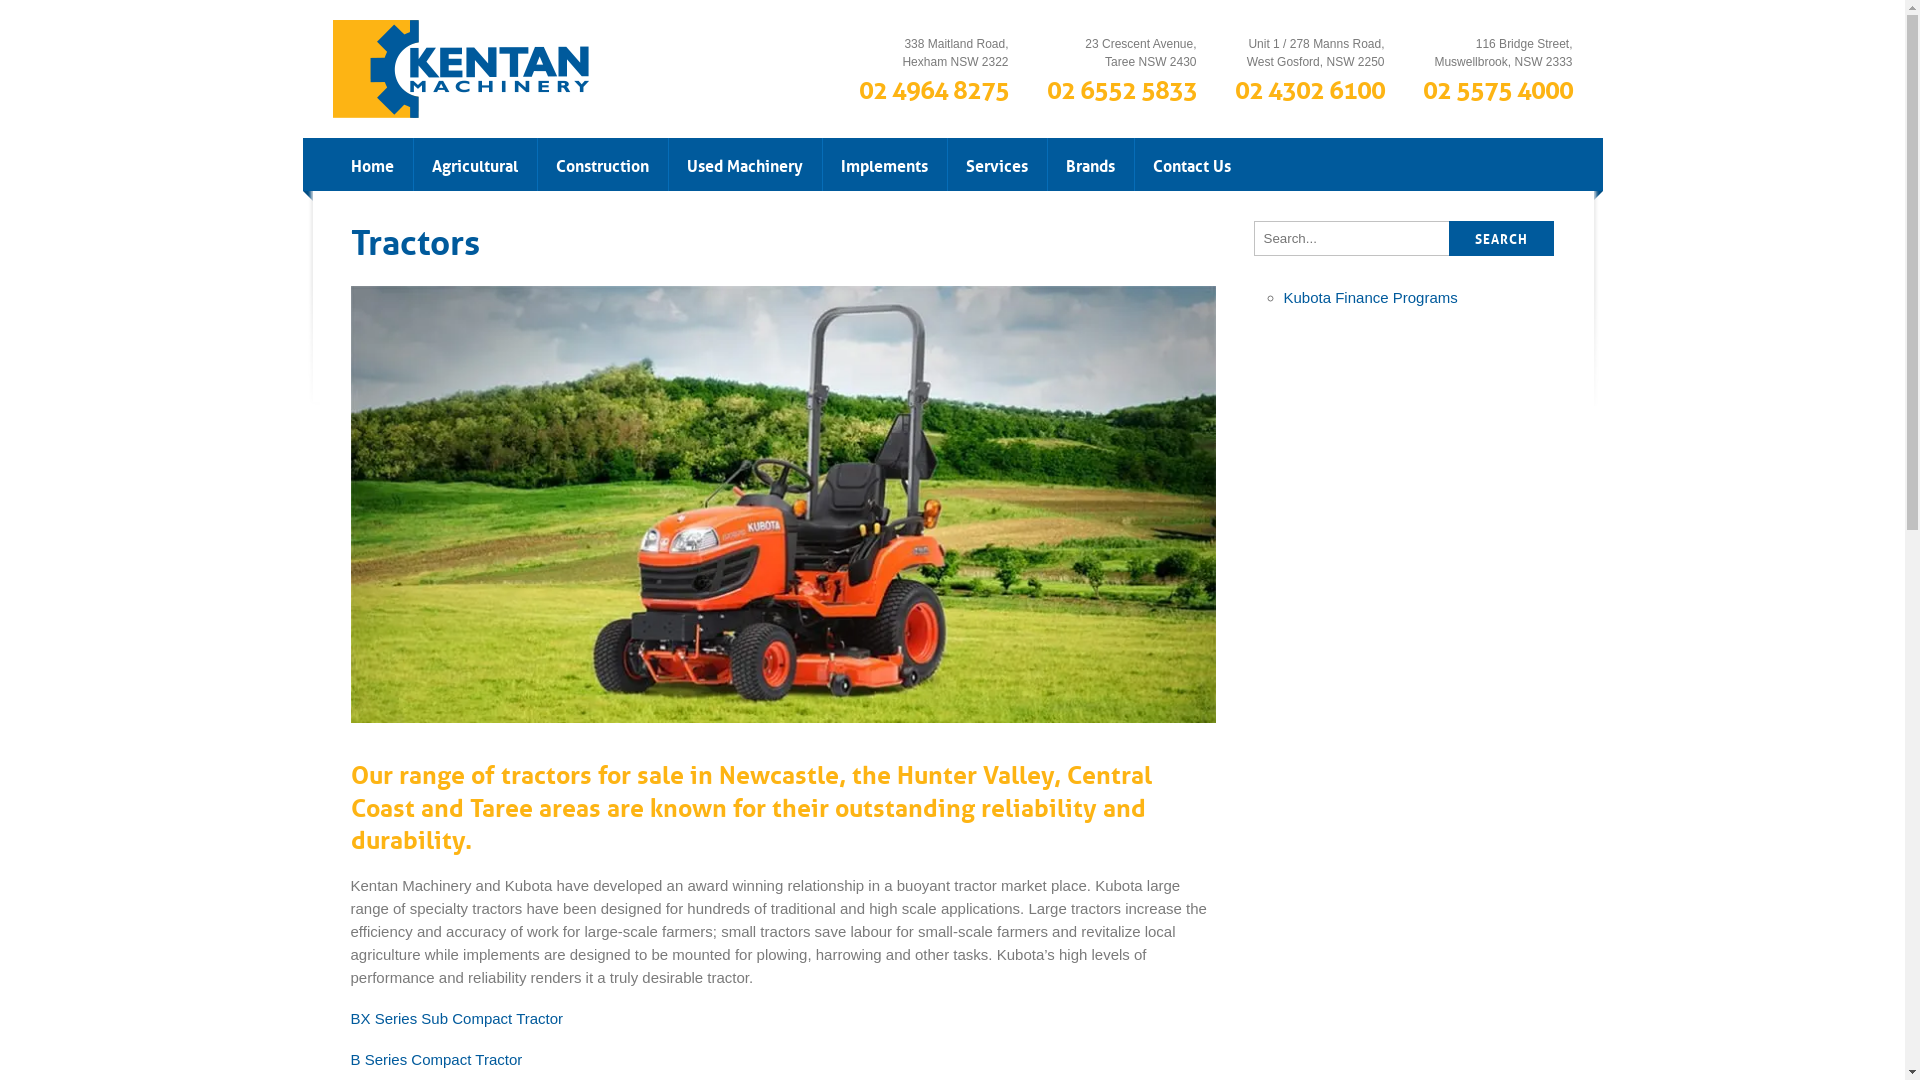 This screenshot has width=1920, height=1080. What do you see at coordinates (435, 1058) in the screenshot?
I see `'B Series Compact Tractor'` at bounding box center [435, 1058].